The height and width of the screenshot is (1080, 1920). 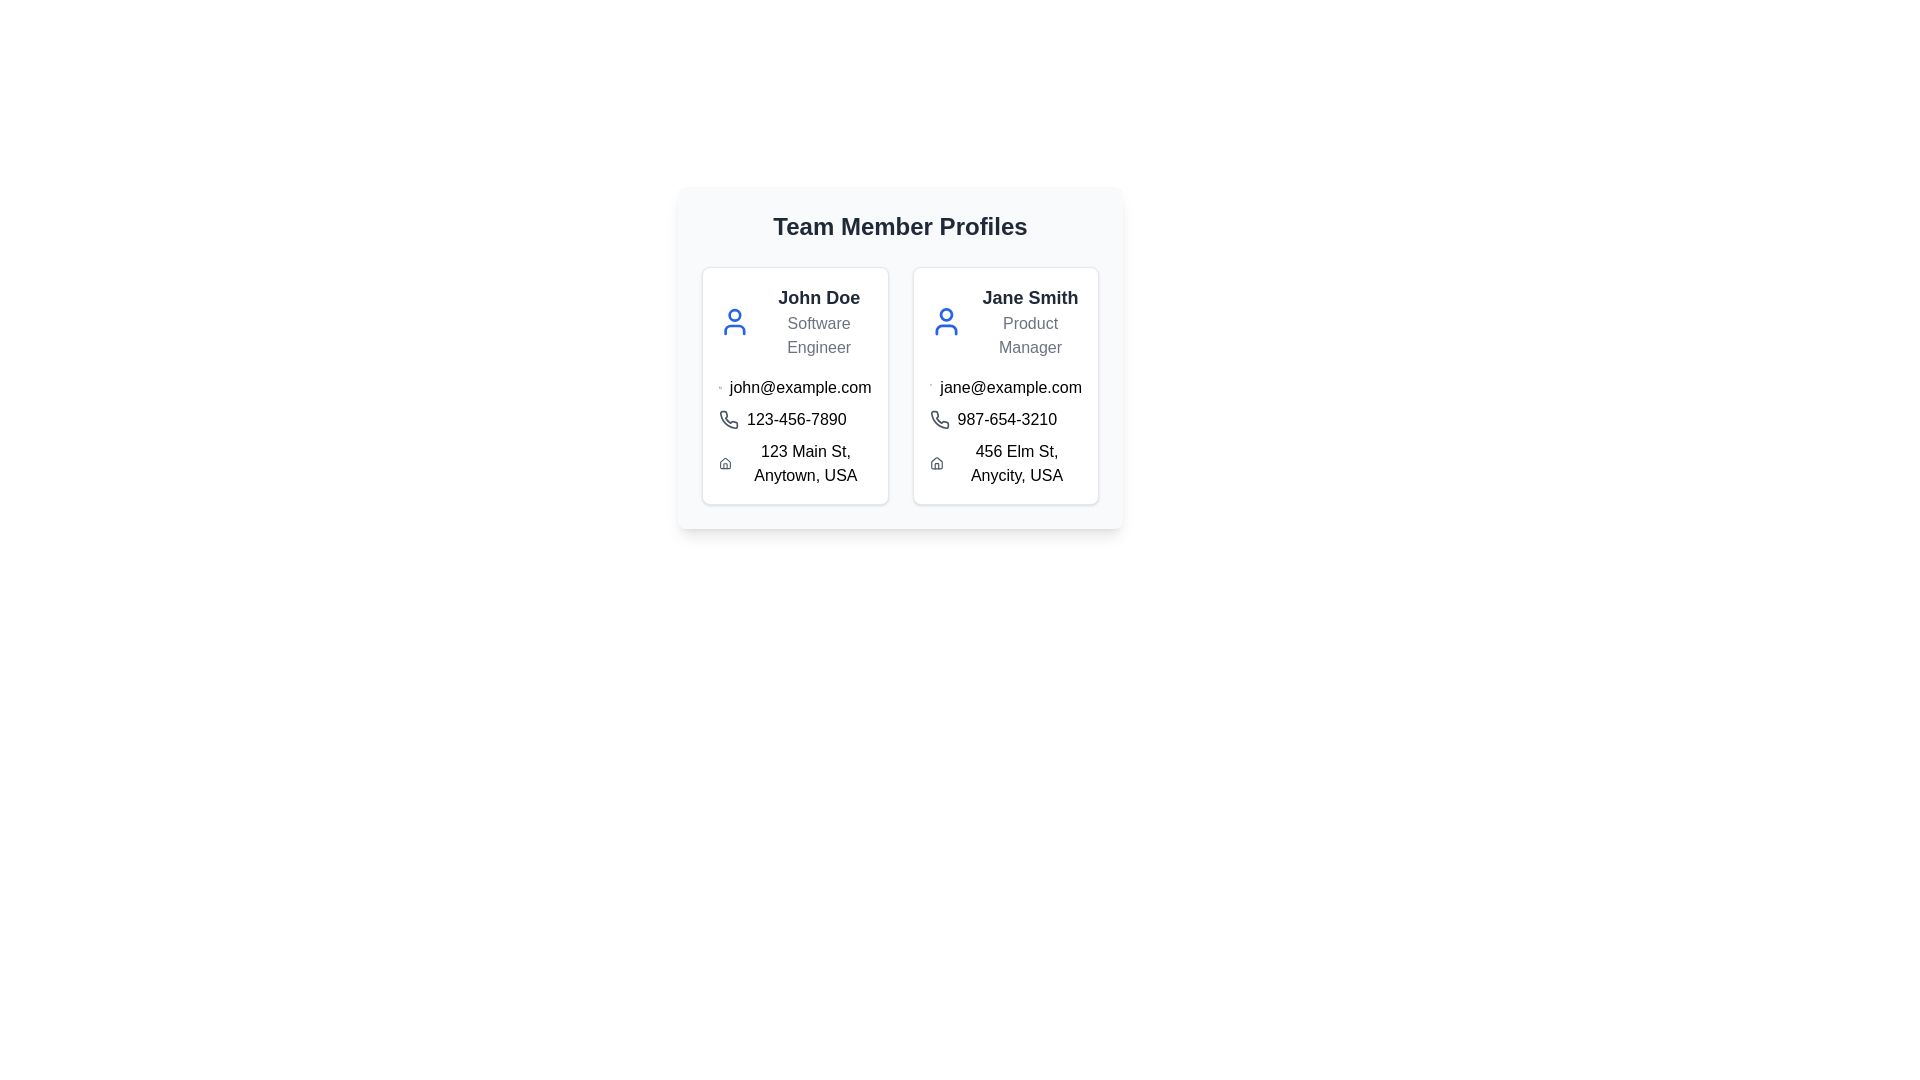 I want to click on the Contact Information Segment that provides the user's email, phone number, and address, located in the middle section of the card below 'John Doe' and 'Software Engineer', so click(x=794, y=431).